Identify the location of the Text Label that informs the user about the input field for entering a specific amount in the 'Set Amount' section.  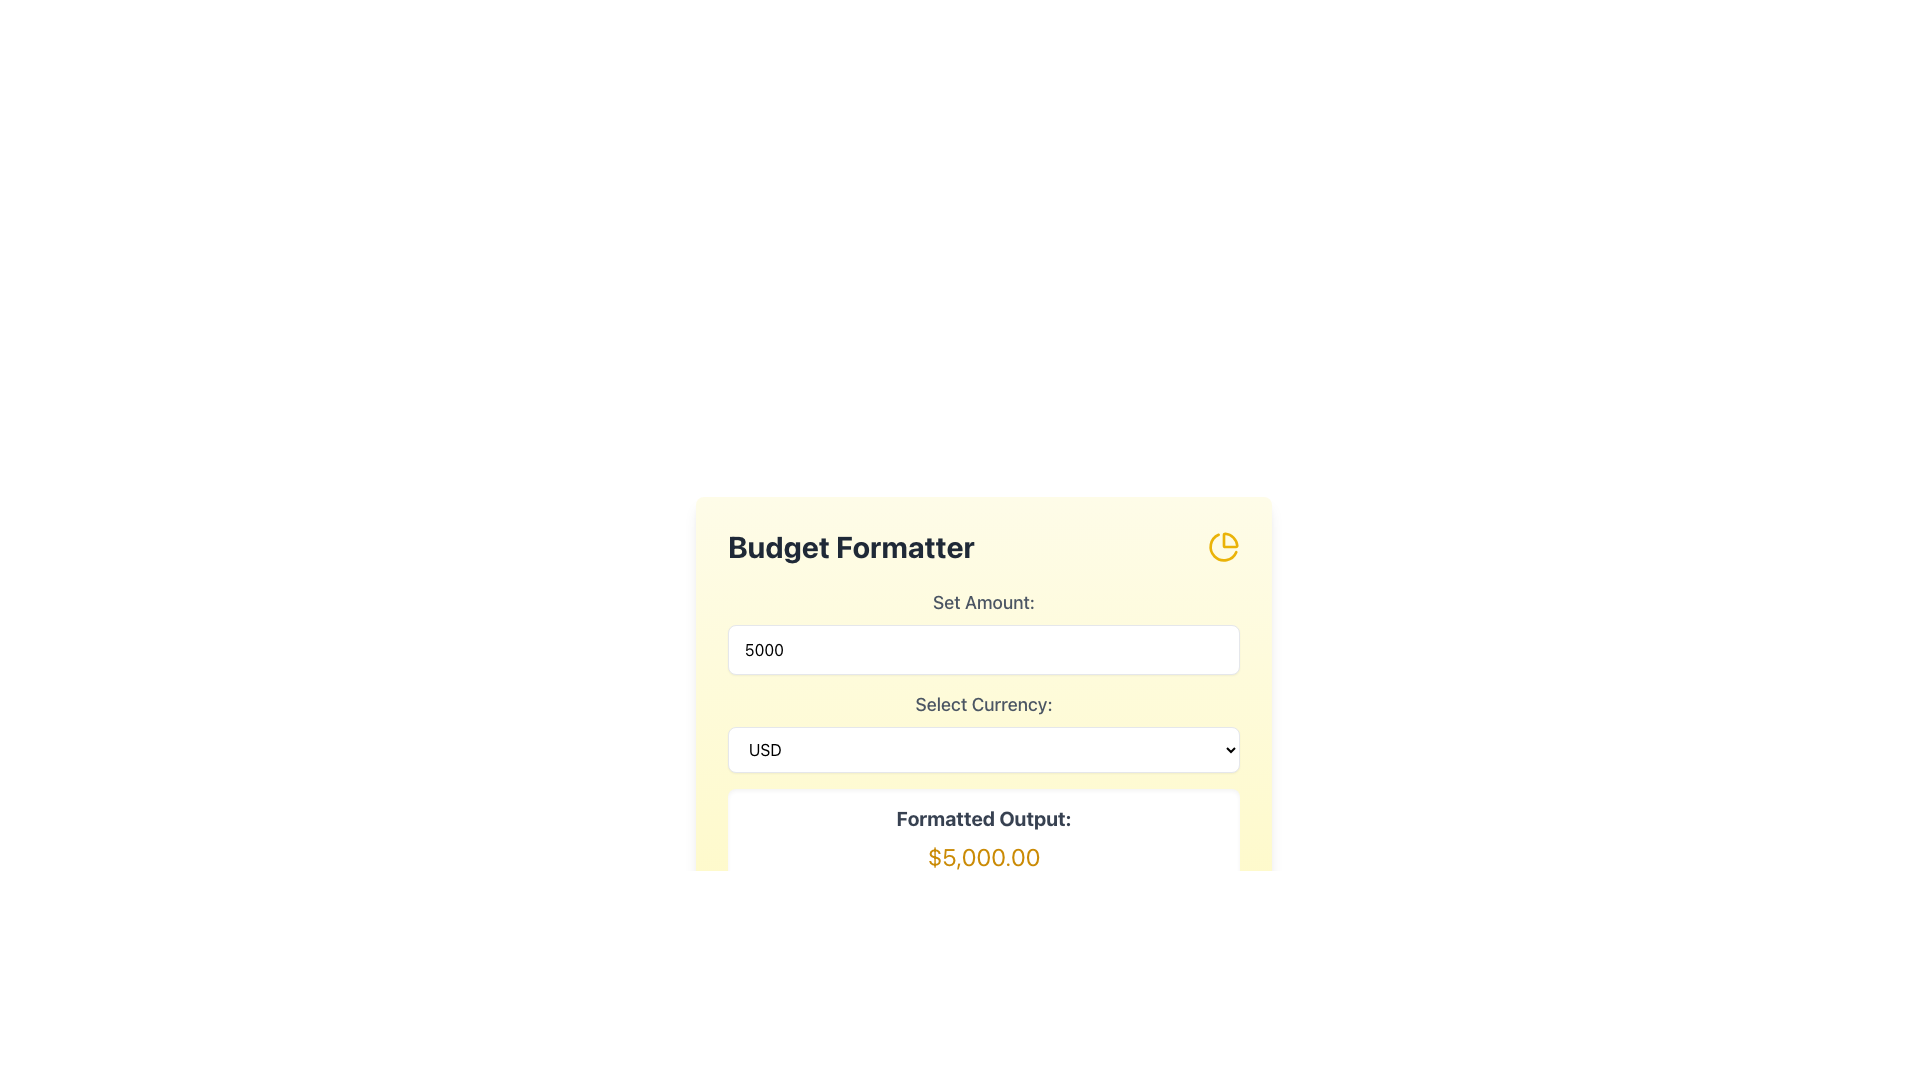
(983, 601).